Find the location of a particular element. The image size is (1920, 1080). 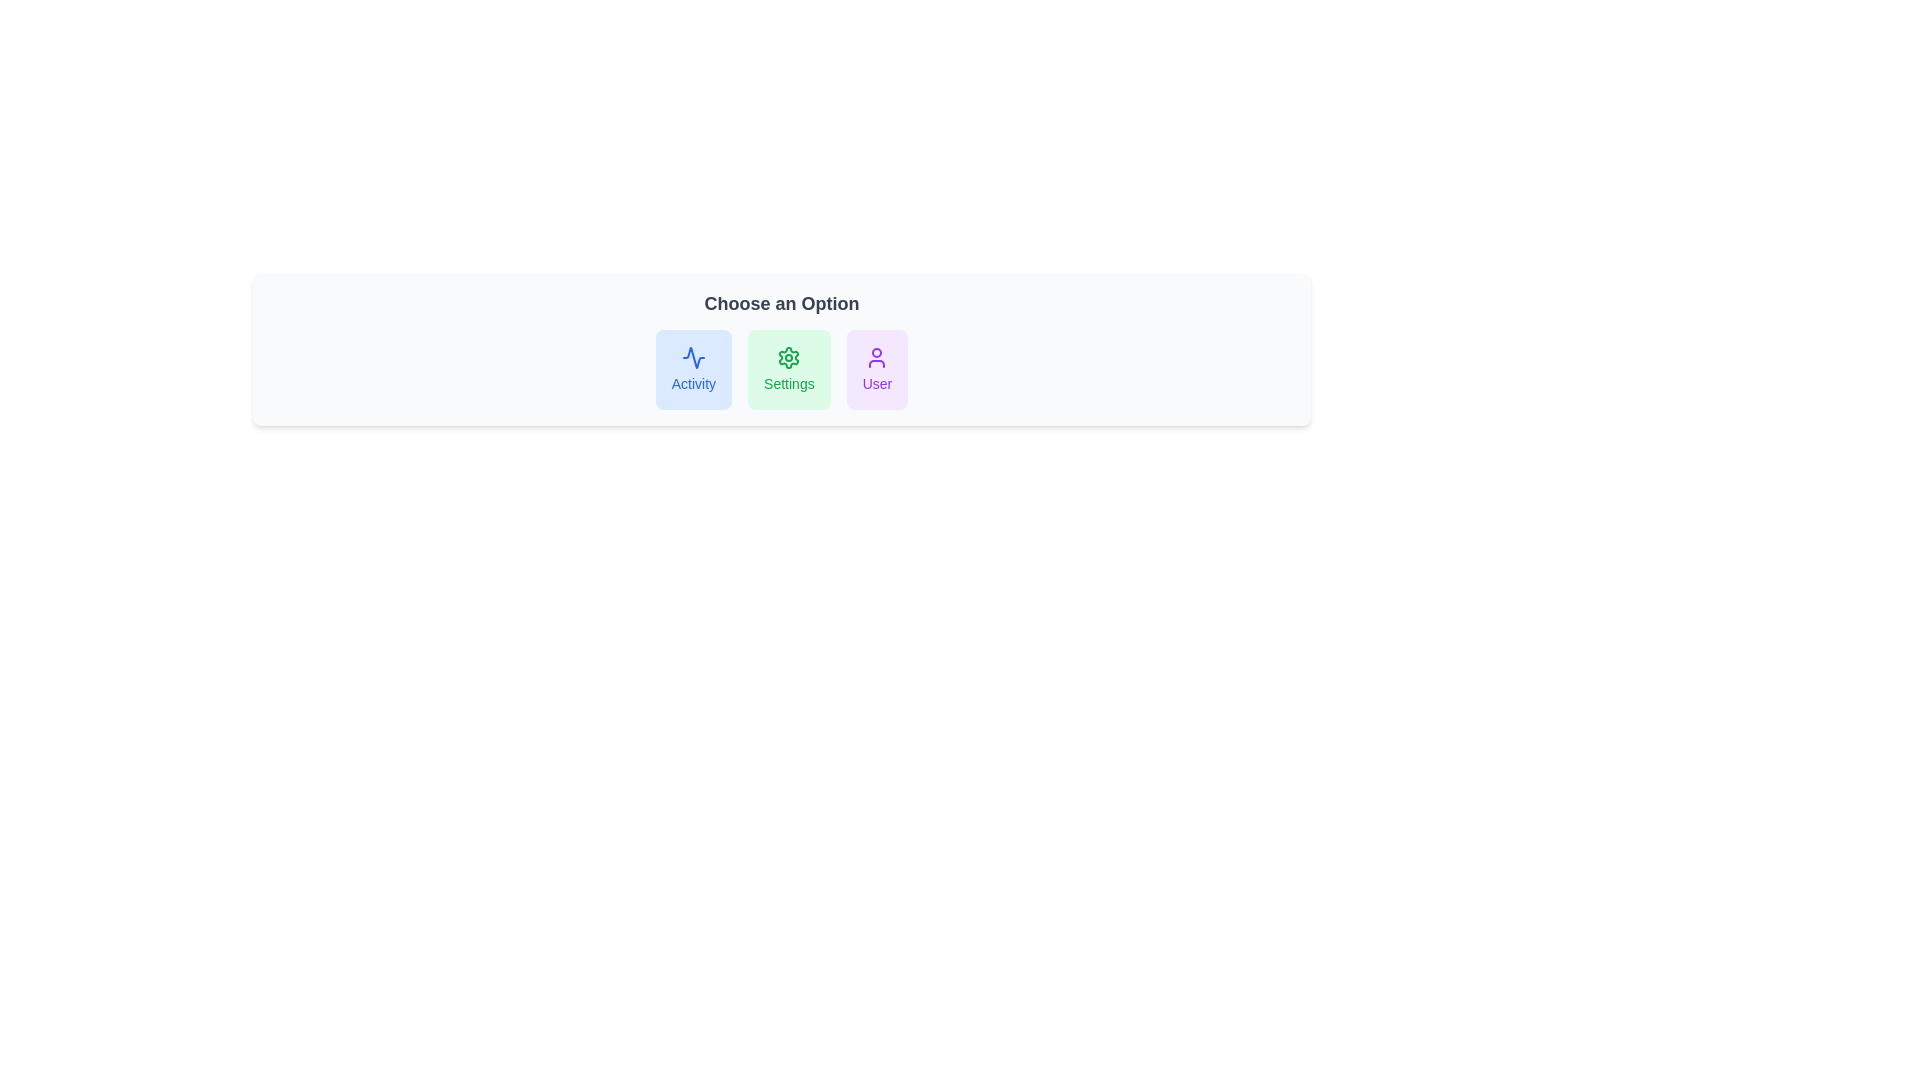

the gear-shaped SVG icon located in the center of the green 'Settings' block is located at coordinates (788, 357).